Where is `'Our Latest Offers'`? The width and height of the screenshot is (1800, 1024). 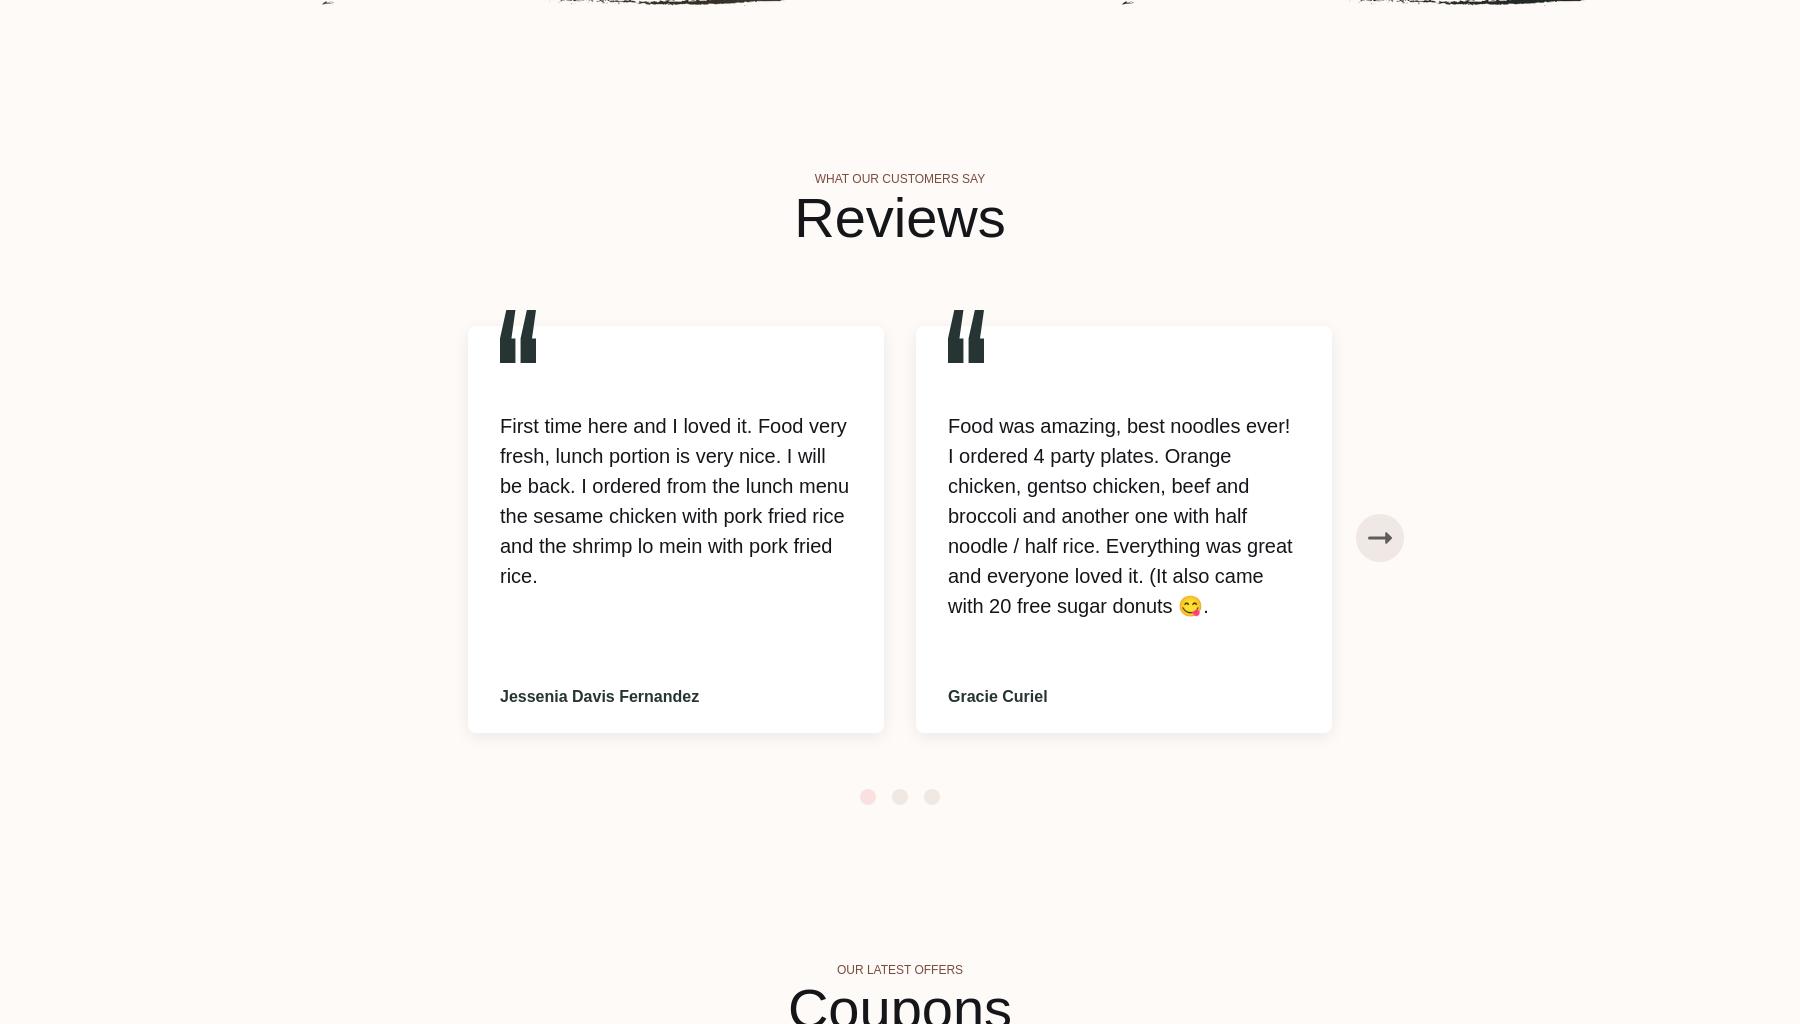
'Our Latest Offers' is located at coordinates (835, 970).